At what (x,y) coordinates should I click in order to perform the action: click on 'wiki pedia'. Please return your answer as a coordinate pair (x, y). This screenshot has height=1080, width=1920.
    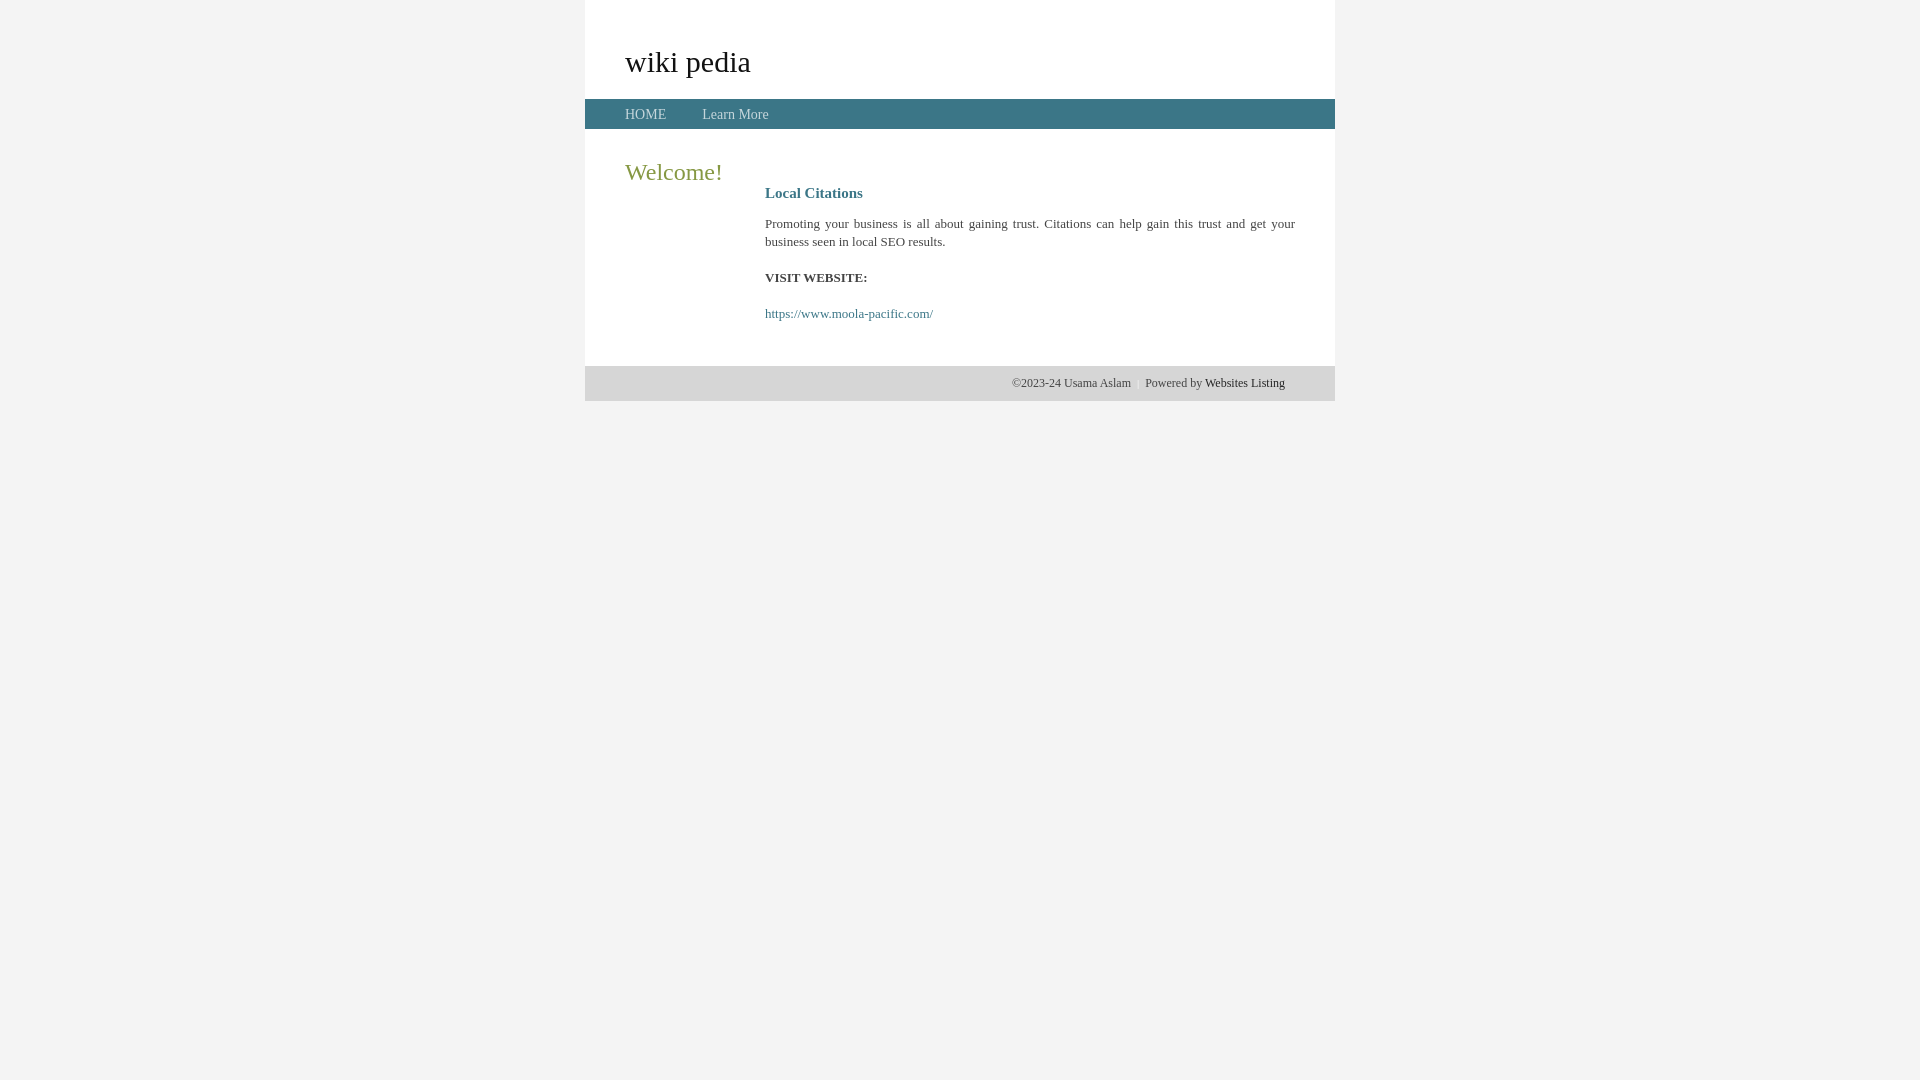
    Looking at the image, I should click on (687, 60).